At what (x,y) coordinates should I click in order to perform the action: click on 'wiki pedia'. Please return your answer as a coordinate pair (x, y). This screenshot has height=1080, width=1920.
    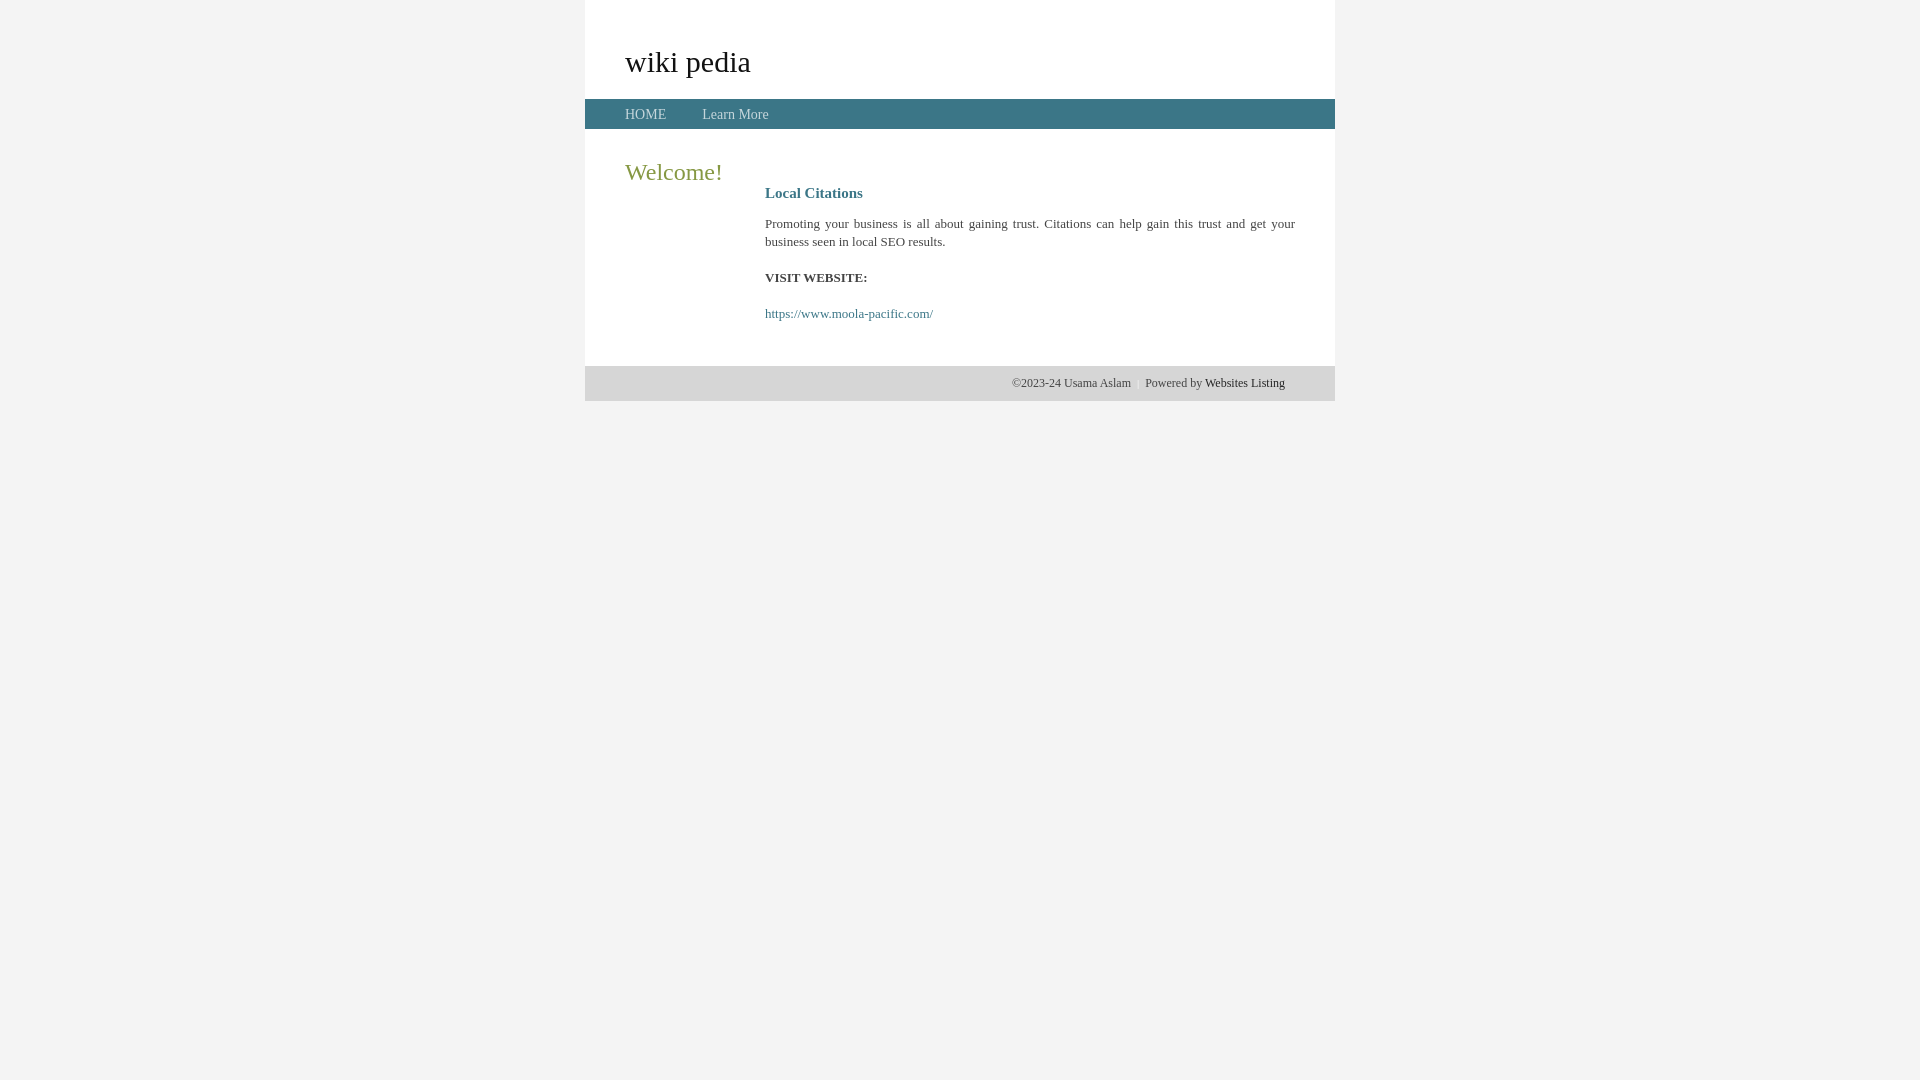
    Looking at the image, I should click on (687, 60).